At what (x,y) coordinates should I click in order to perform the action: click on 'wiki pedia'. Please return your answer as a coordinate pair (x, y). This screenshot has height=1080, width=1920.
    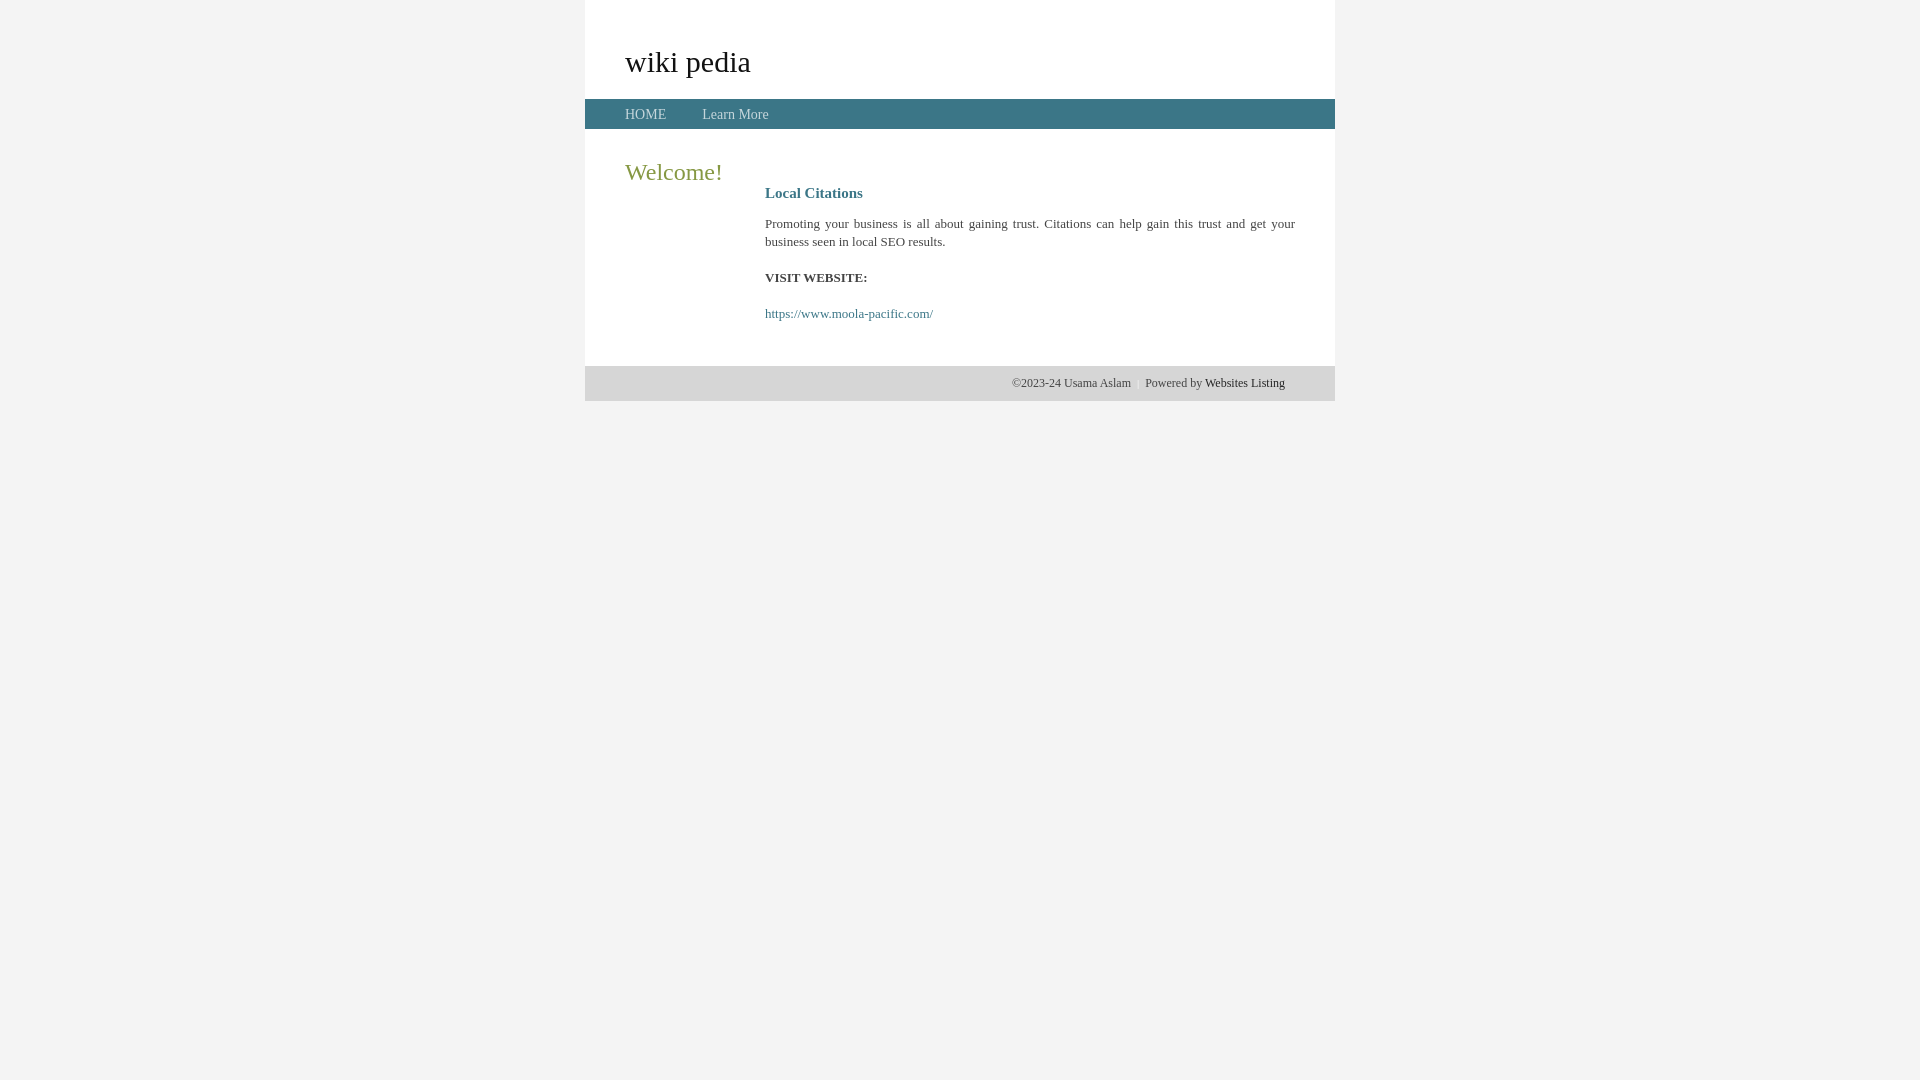
    Looking at the image, I should click on (687, 60).